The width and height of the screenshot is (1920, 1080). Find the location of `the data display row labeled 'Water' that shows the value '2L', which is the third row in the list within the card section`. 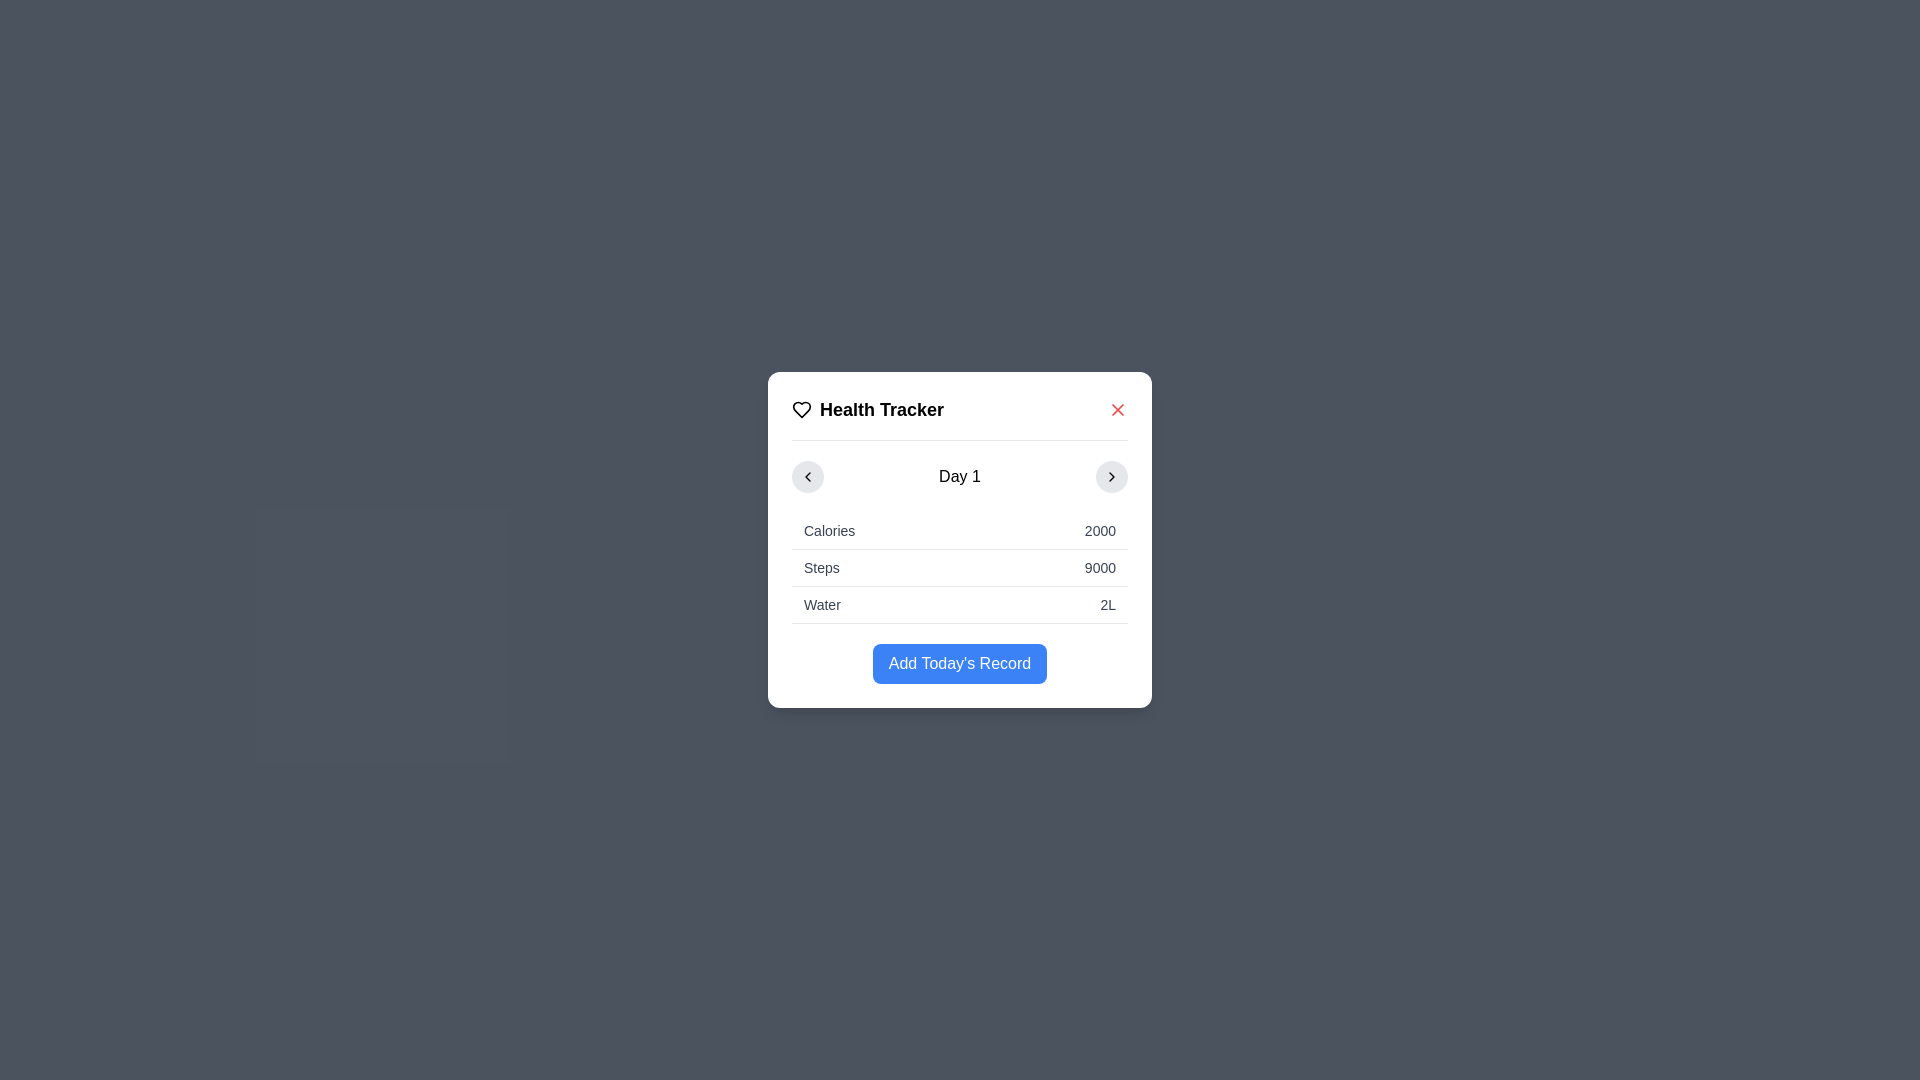

the data display row labeled 'Water' that shows the value '2L', which is the third row in the list within the card section is located at coordinates (960, 604).